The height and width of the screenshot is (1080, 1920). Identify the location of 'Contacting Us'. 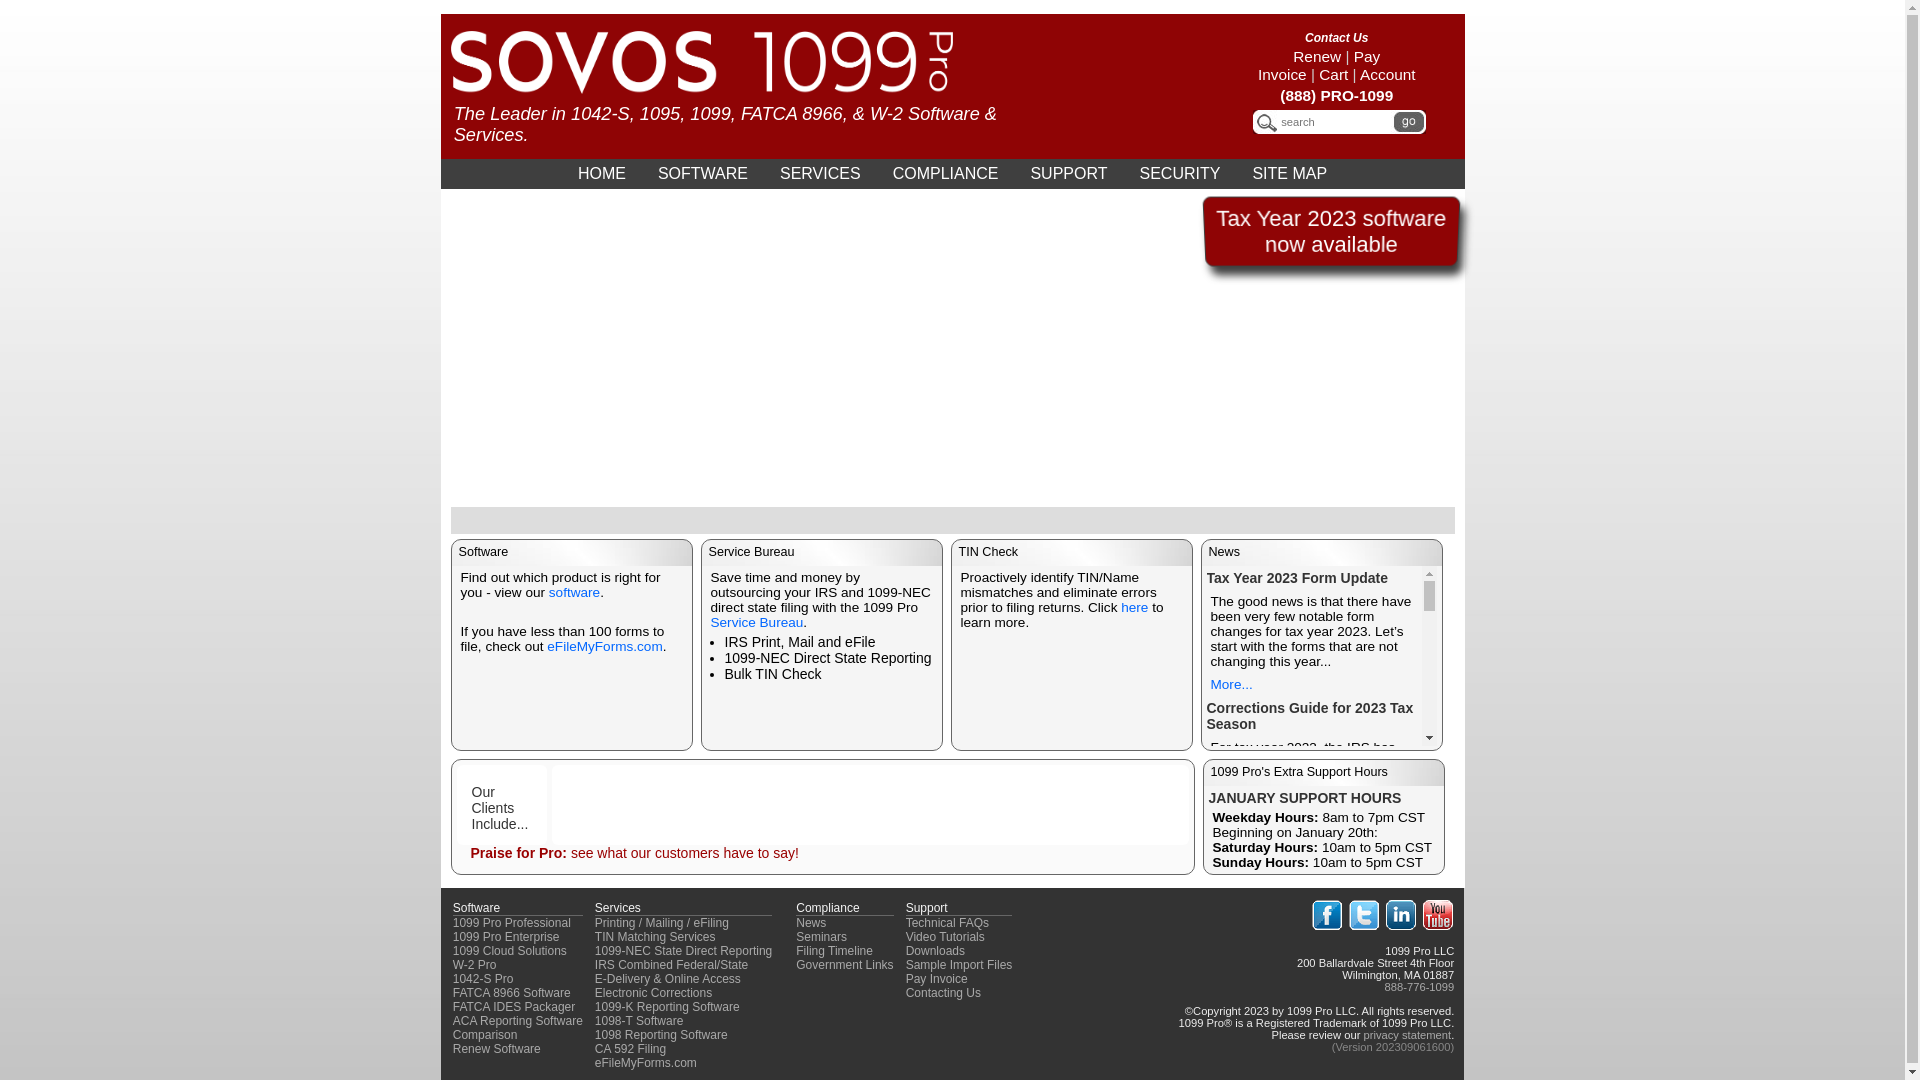
(905, 992).